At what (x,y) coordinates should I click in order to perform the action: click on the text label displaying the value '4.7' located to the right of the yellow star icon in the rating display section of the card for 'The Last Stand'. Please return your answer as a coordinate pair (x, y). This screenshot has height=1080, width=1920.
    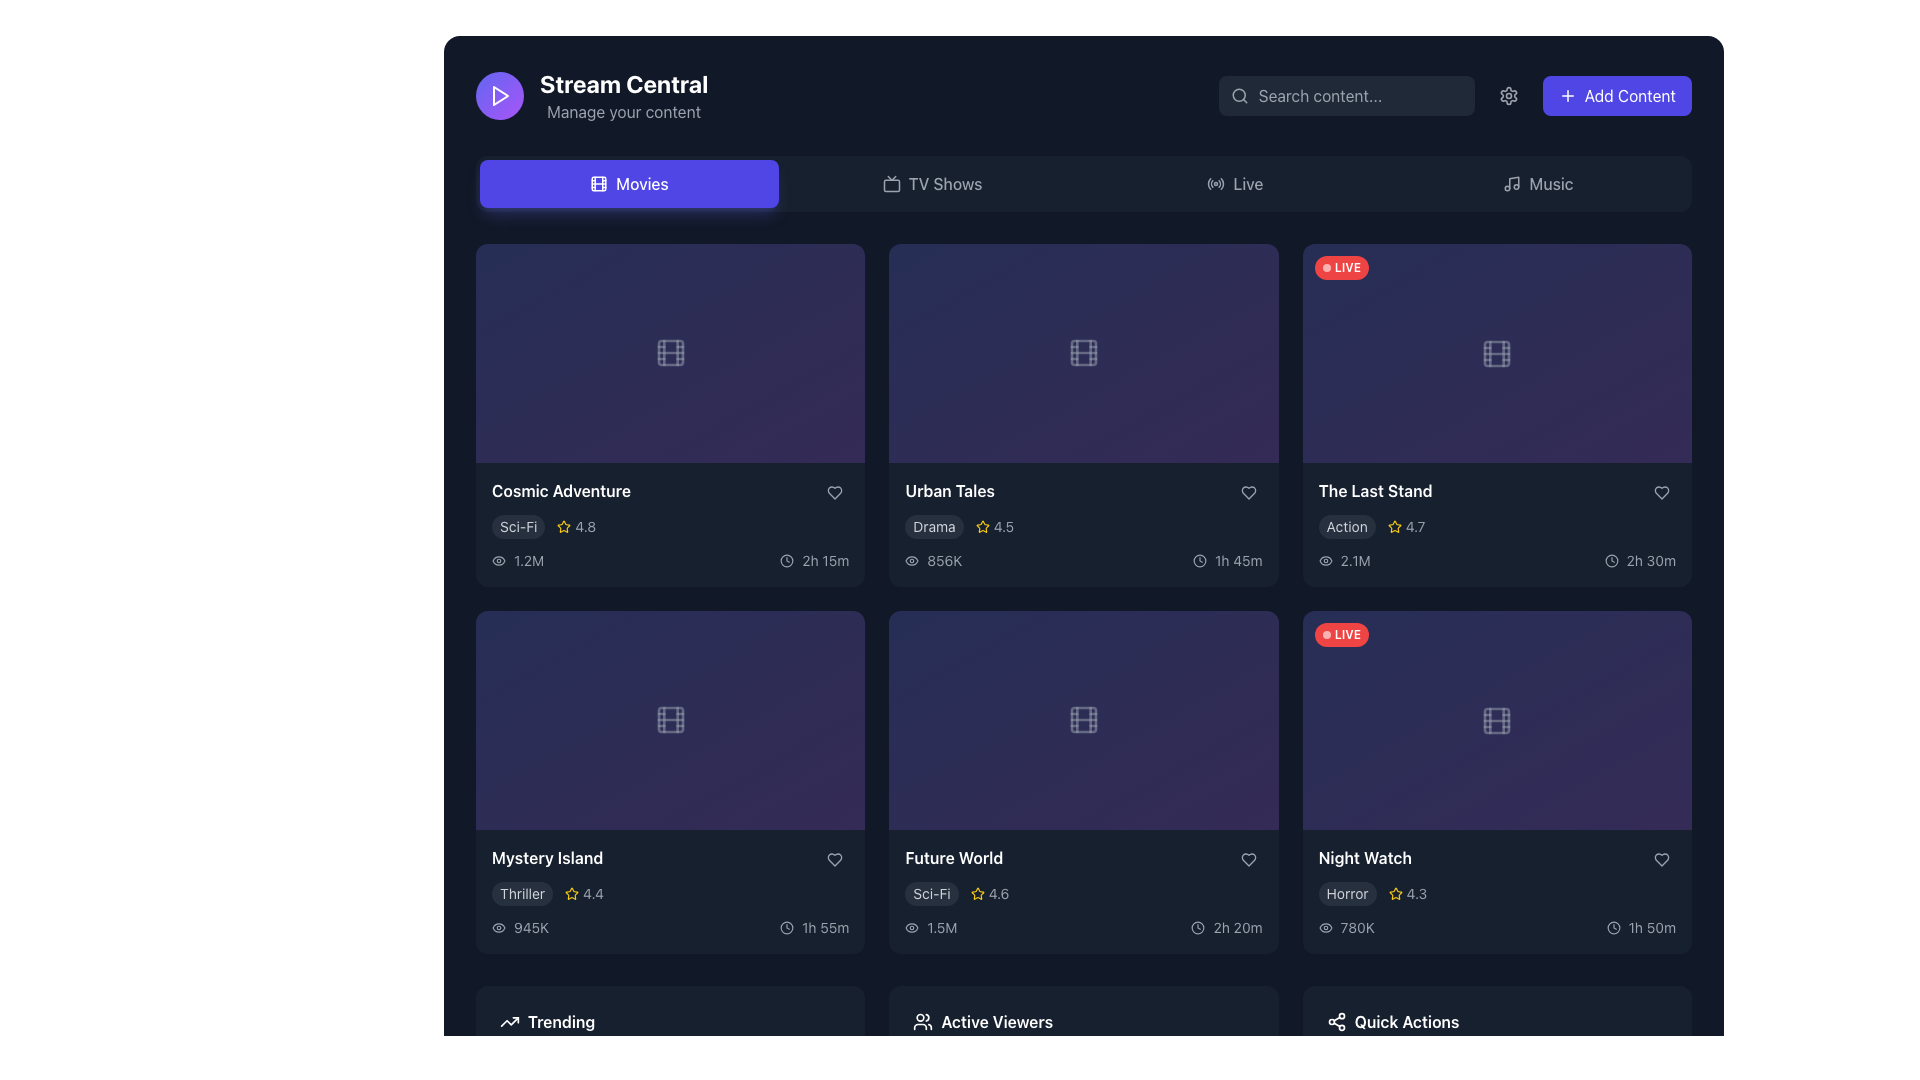
    Looking at the image, I should click on (1414, 526).